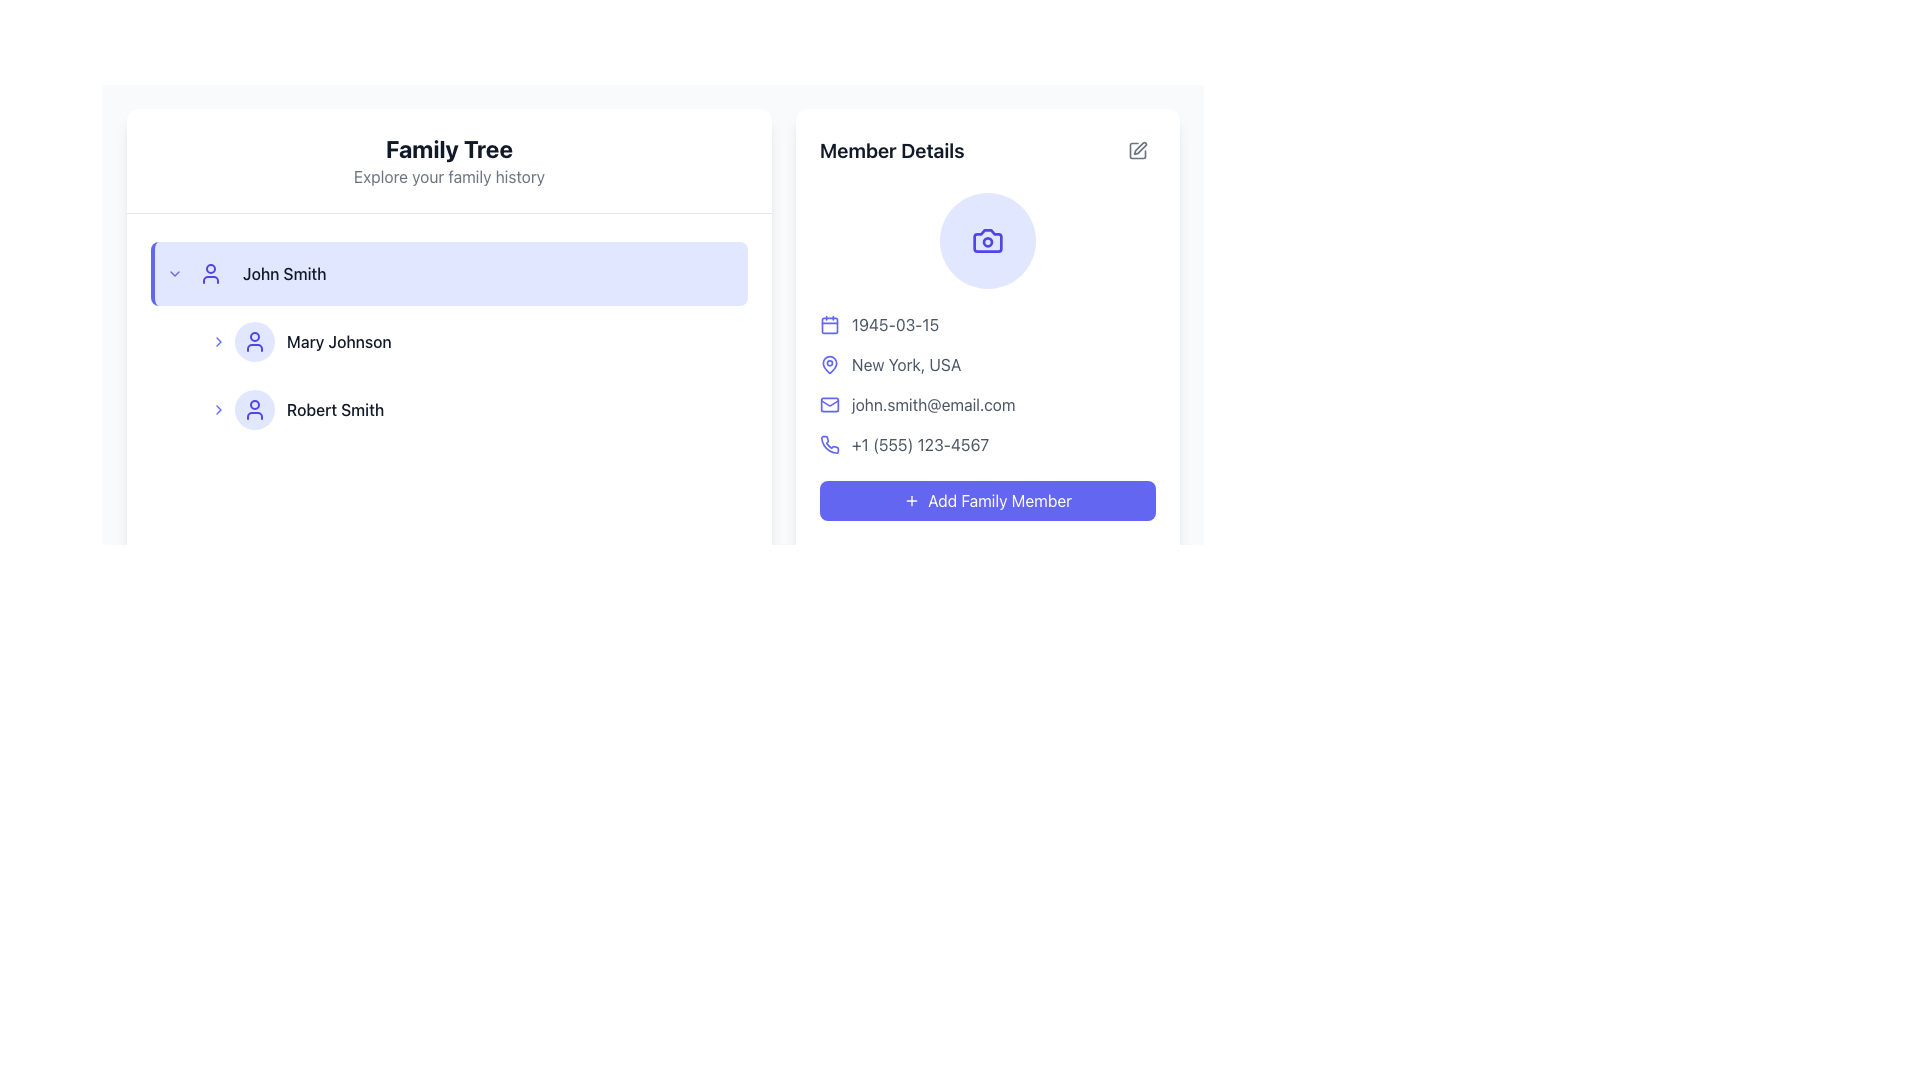 Image resolution: width=1920 pixels, height=1080 pixels. What do you see at coordinates (1137, 149) in the screenshot?
I see `the icon button styled as a pen and square, located in the top-right corner of the 'Member Details' section` at bounding box center [1137, 149].